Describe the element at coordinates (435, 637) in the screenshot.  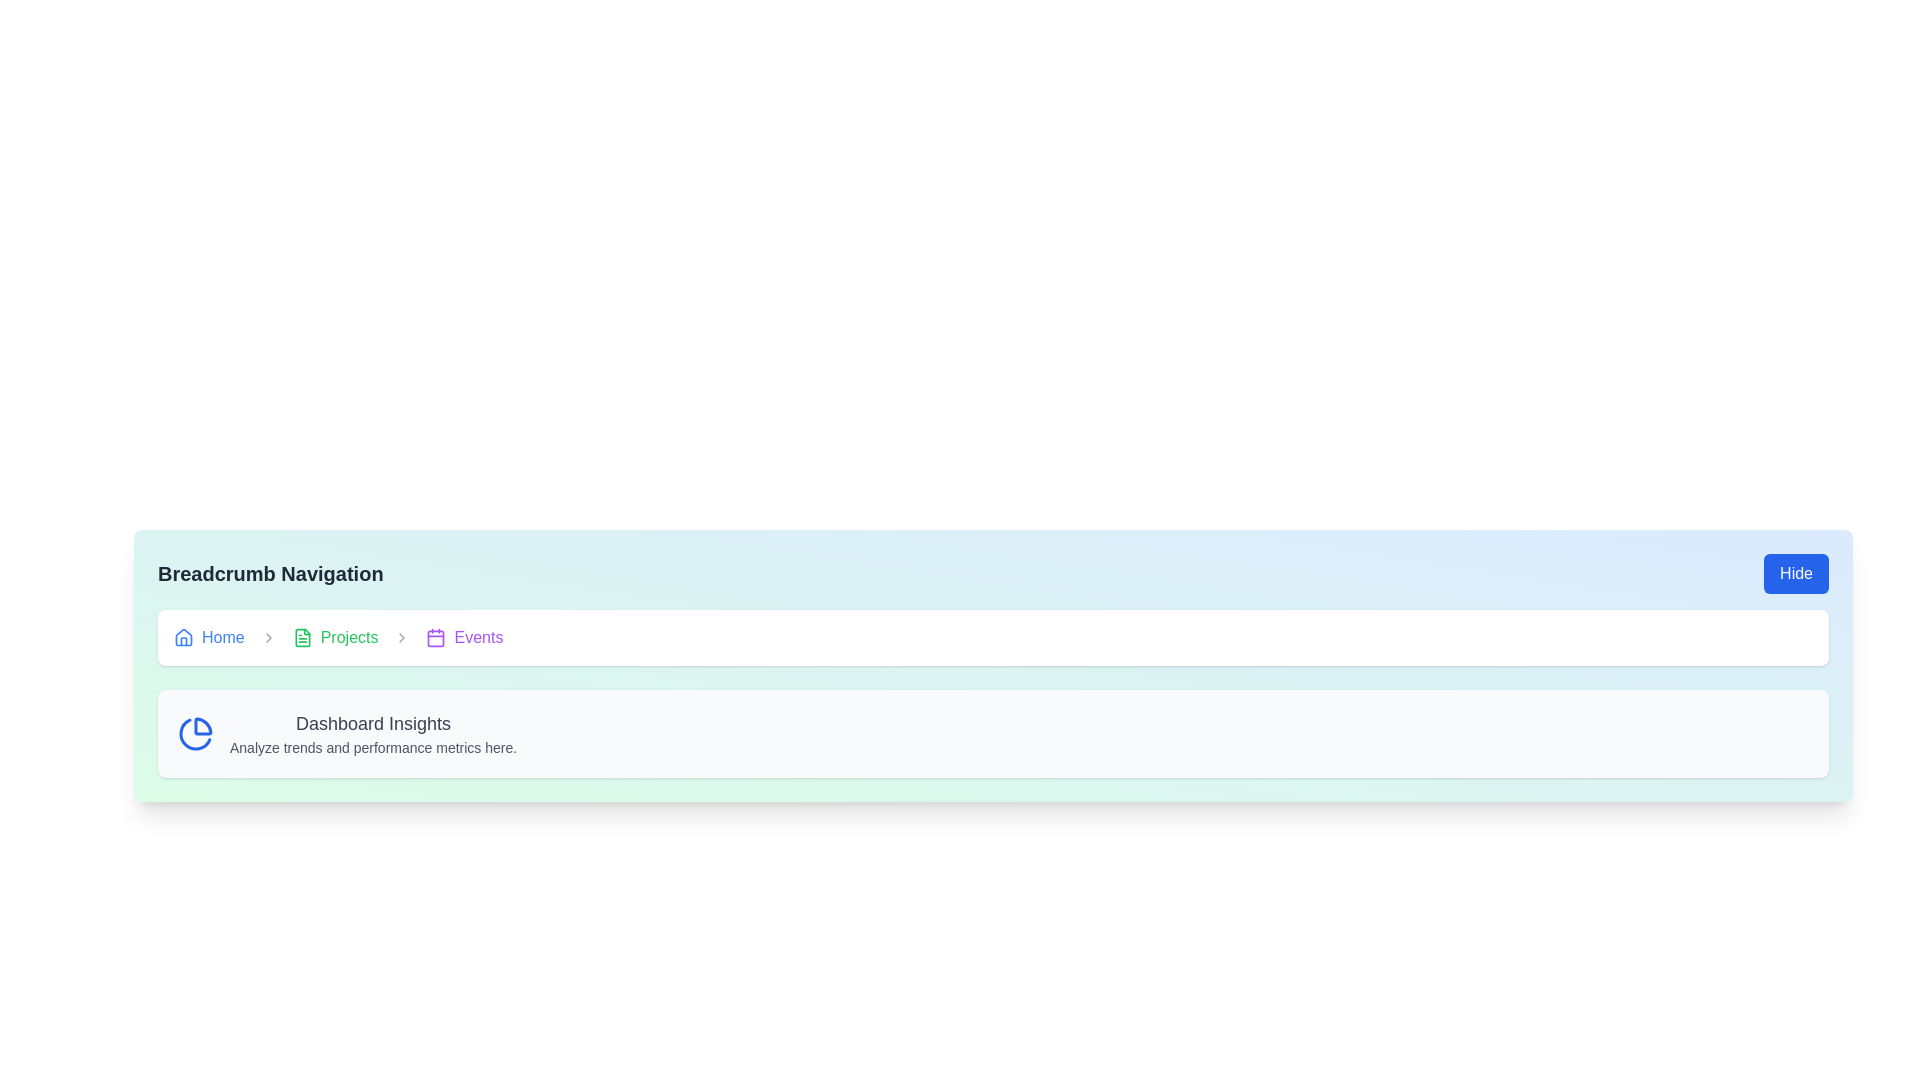
I see `the 'Events' icon in the breadcrumb navigation bar, located before the text 'Events' styled in purple` at that location.